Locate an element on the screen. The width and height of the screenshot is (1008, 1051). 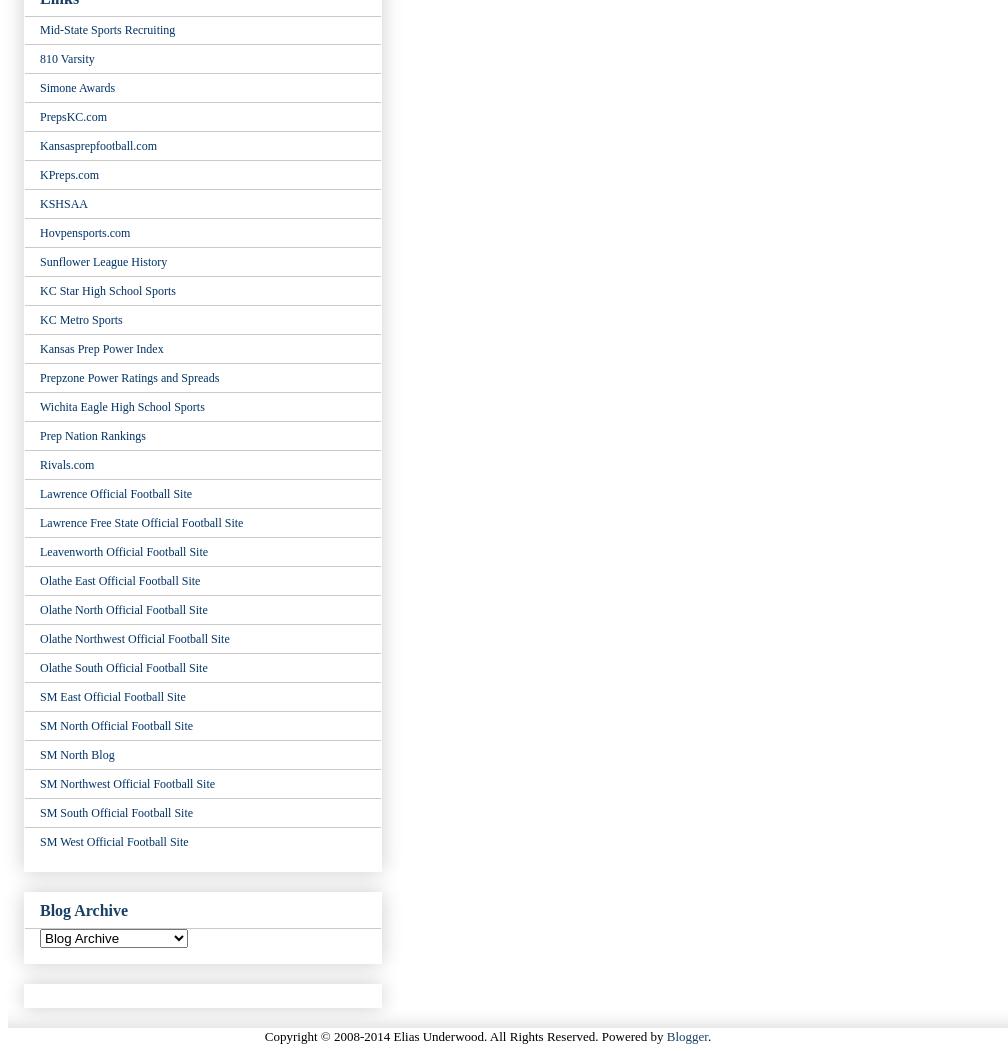
'Olathe Northwest Official Football Site' is located at coordinates (134, 636).